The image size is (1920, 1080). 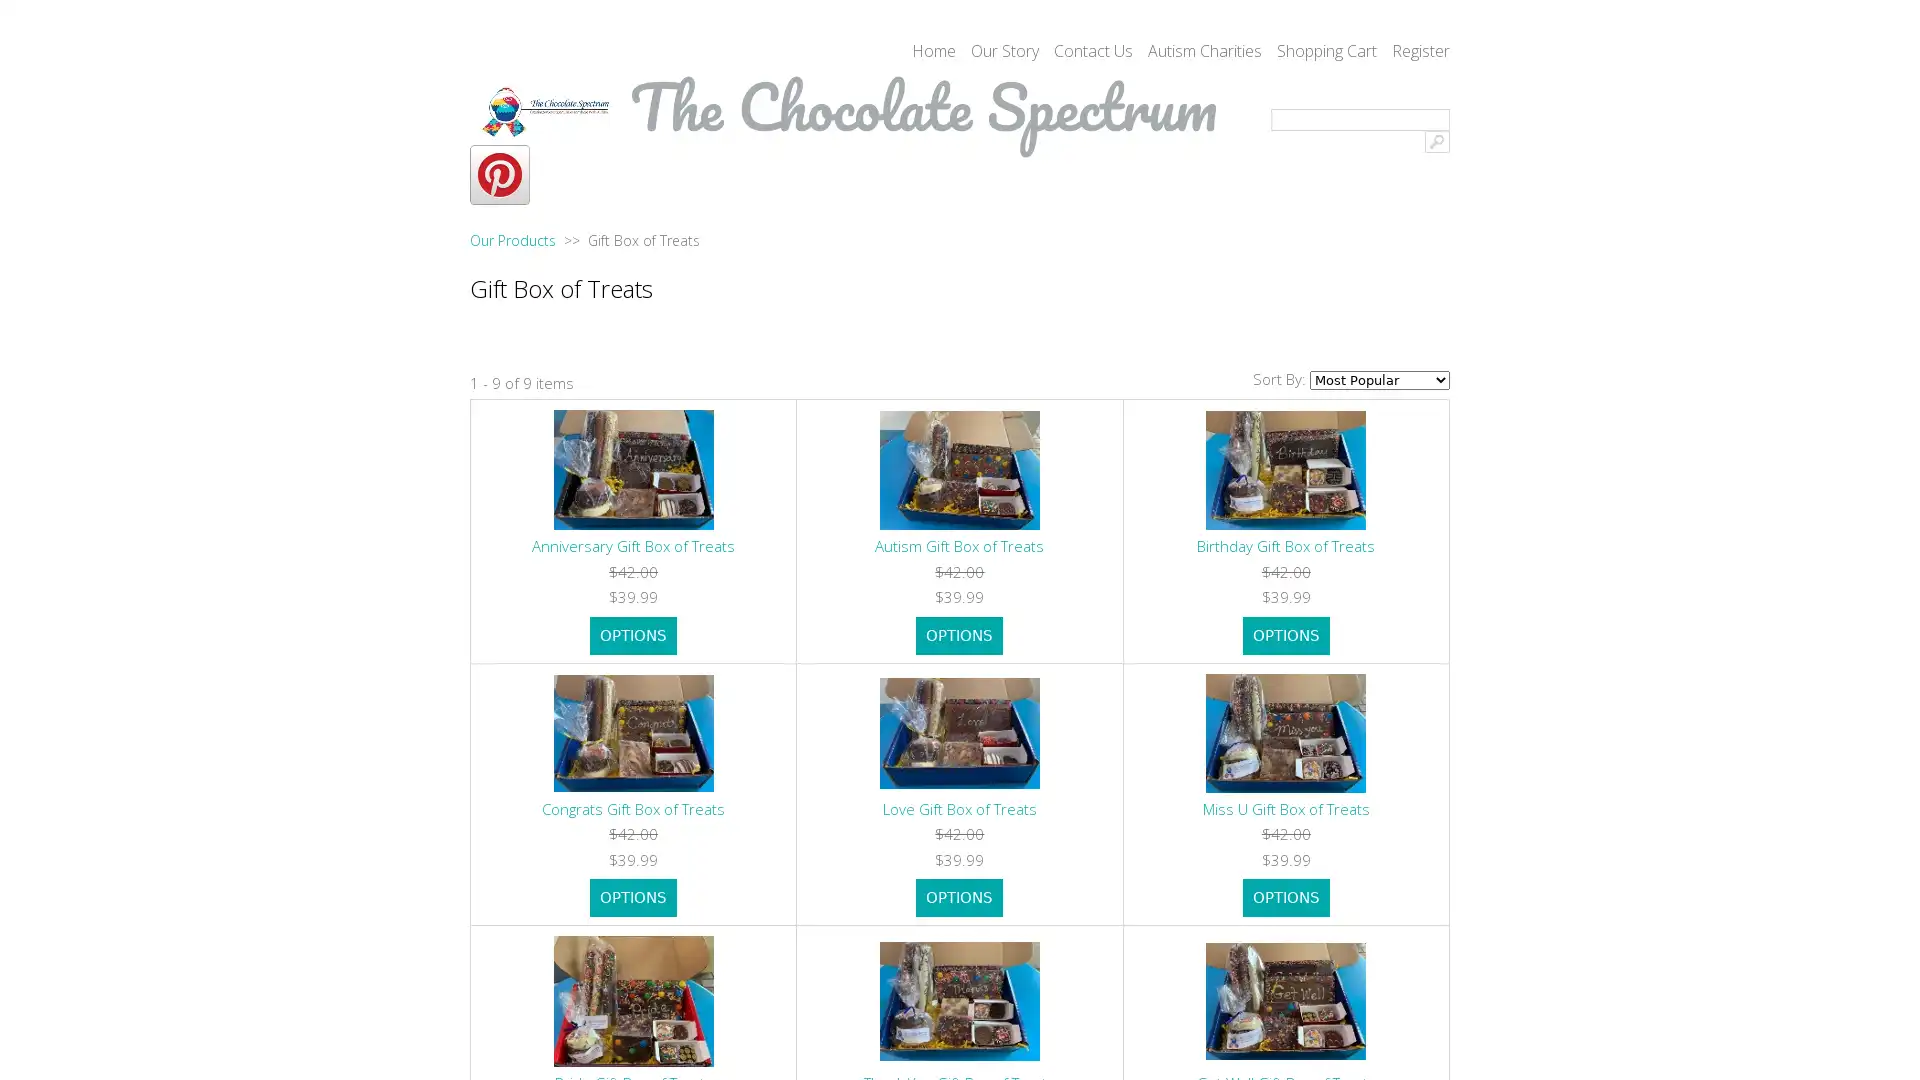 I want to click on Options, so click(x=1285, y=635).